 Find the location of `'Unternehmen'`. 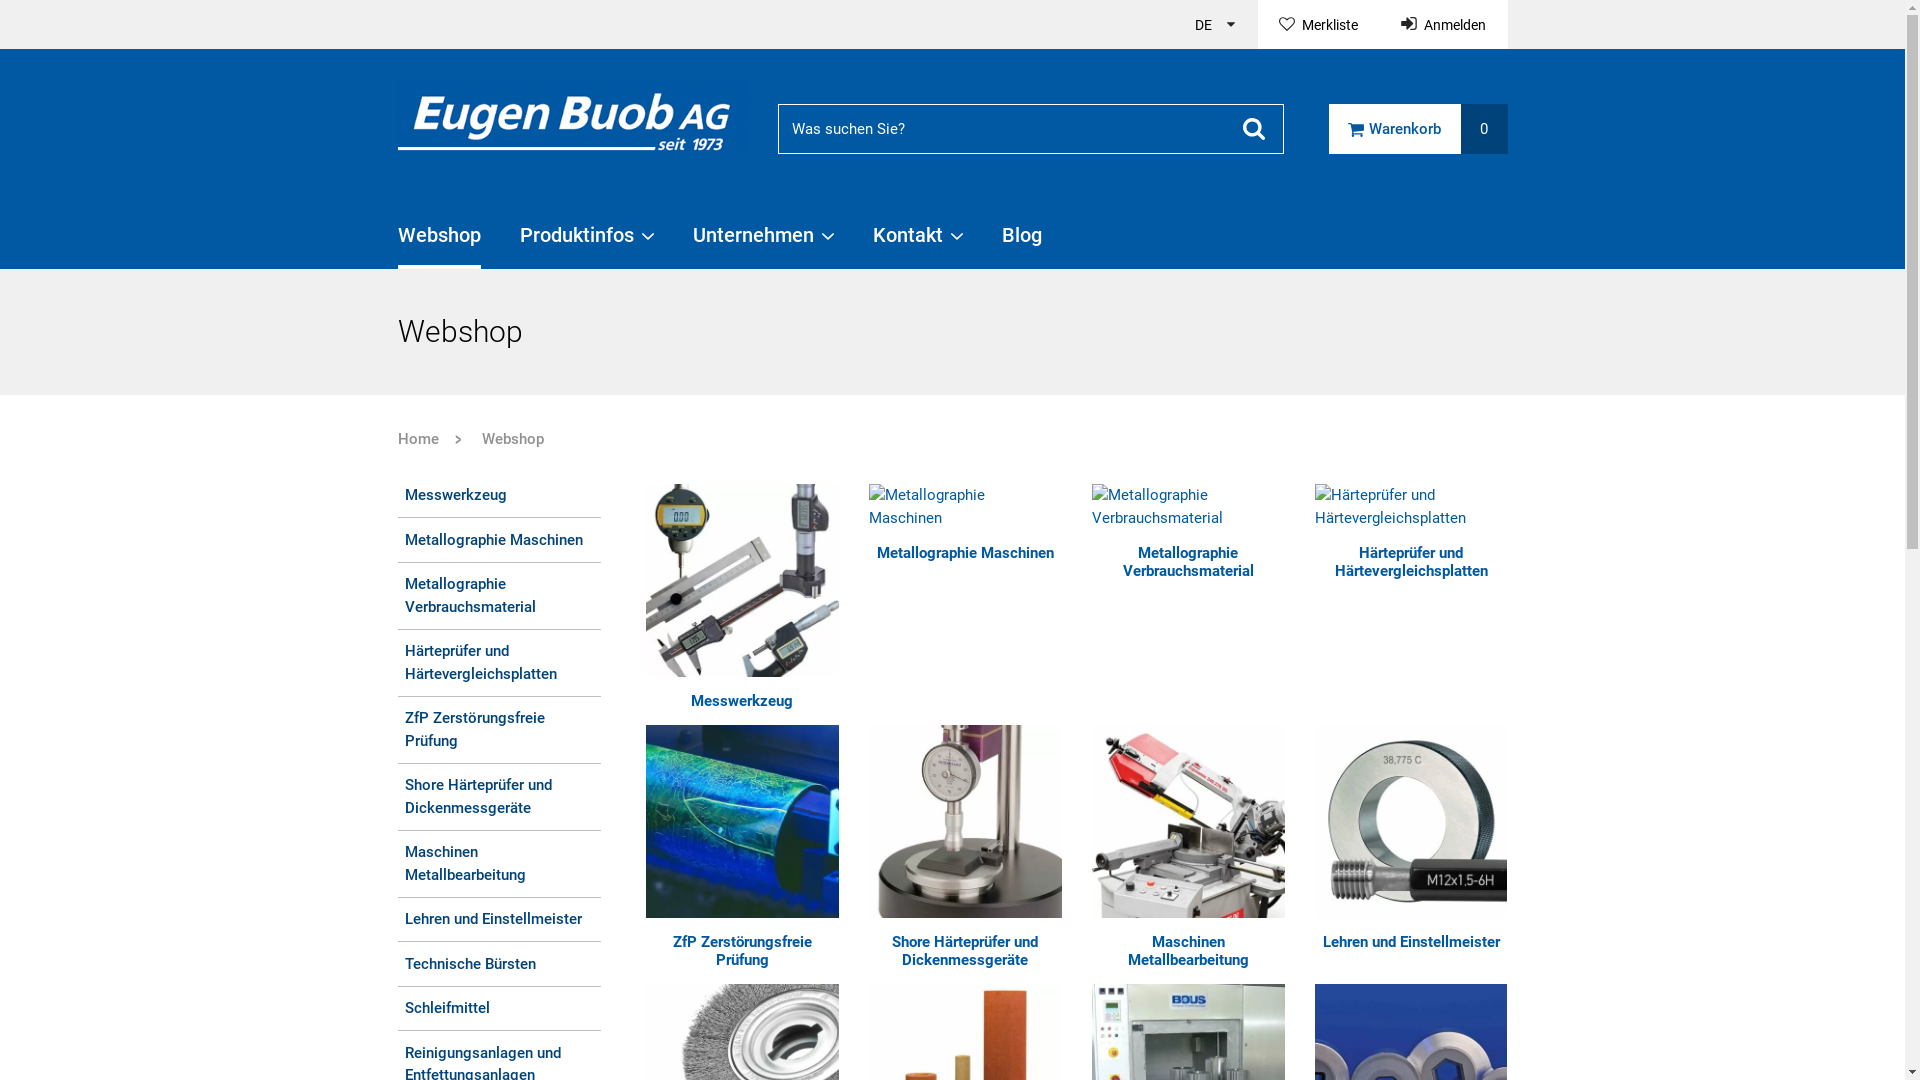

'Unternehmen' is located at coordinates (761, 242).